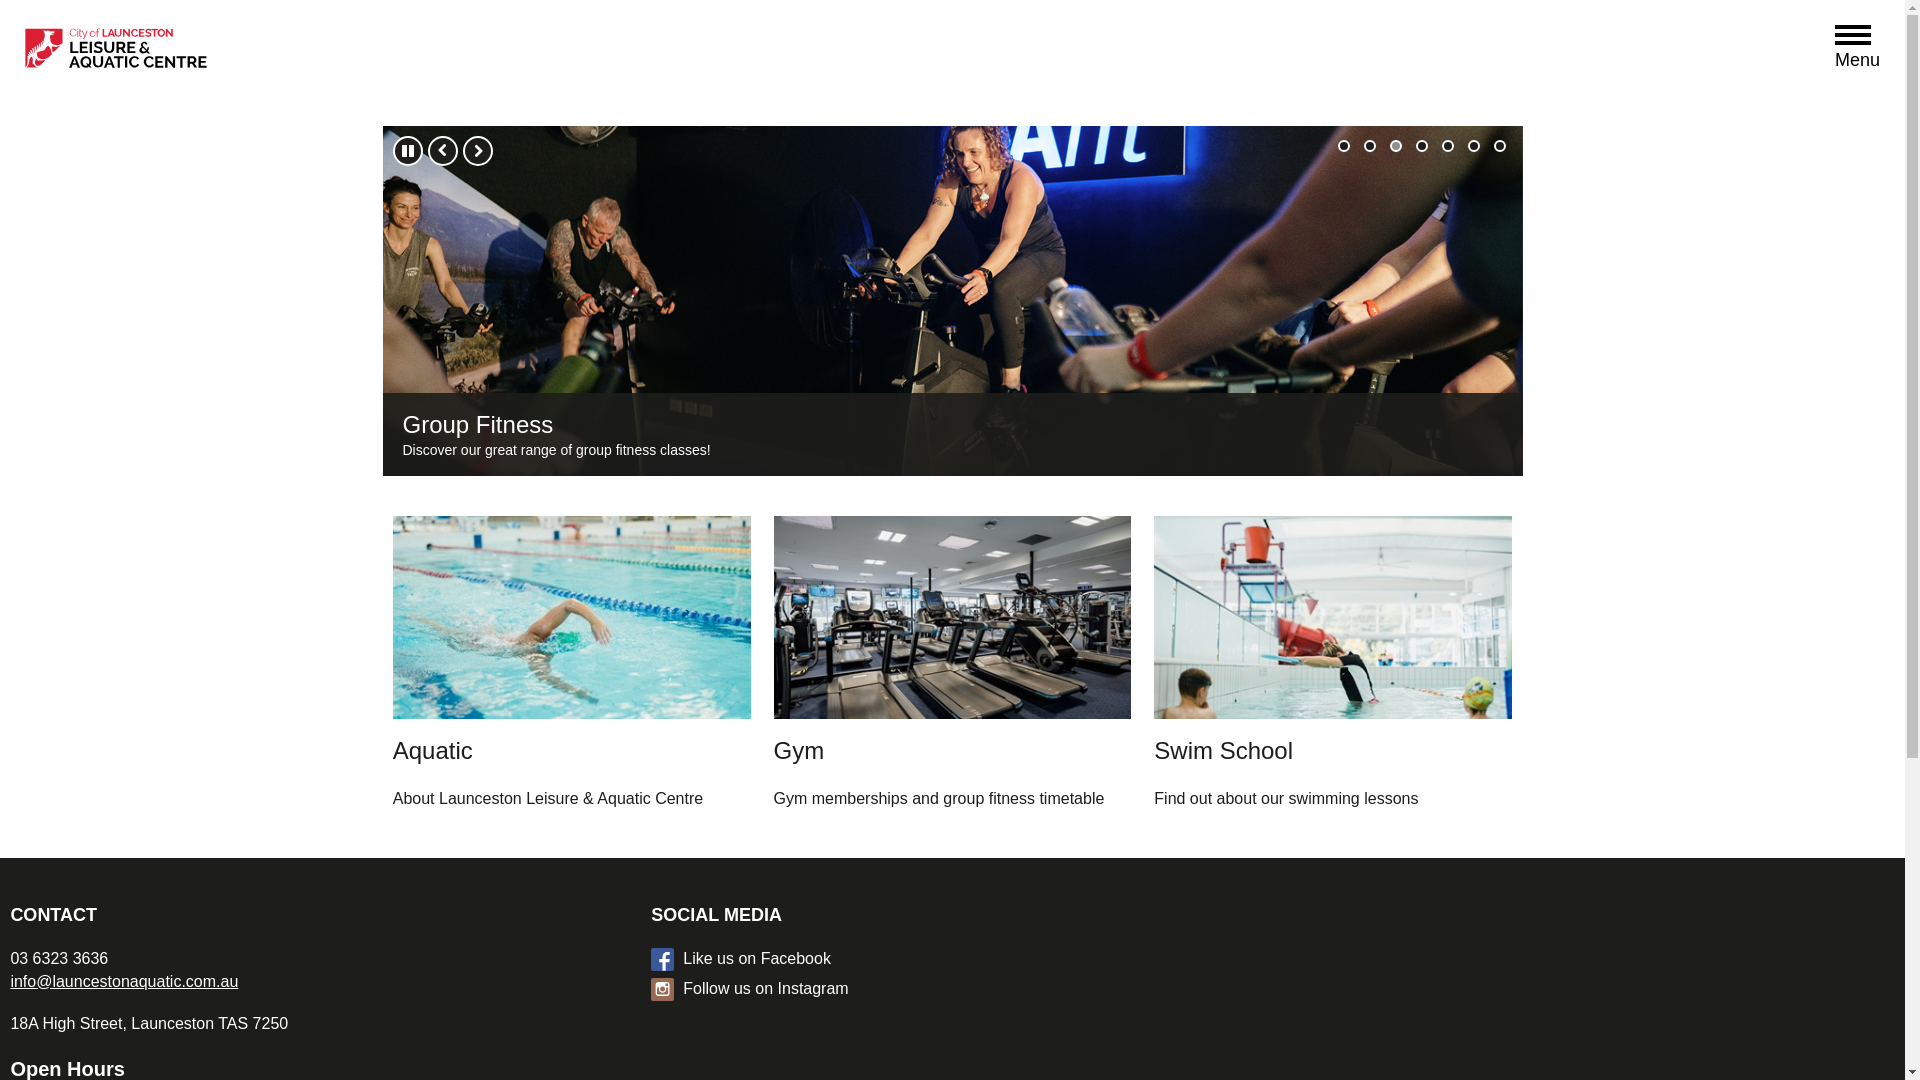 This screenshot has width=1920, height=1080. I want to click on 'Pause', so click(406, 149).